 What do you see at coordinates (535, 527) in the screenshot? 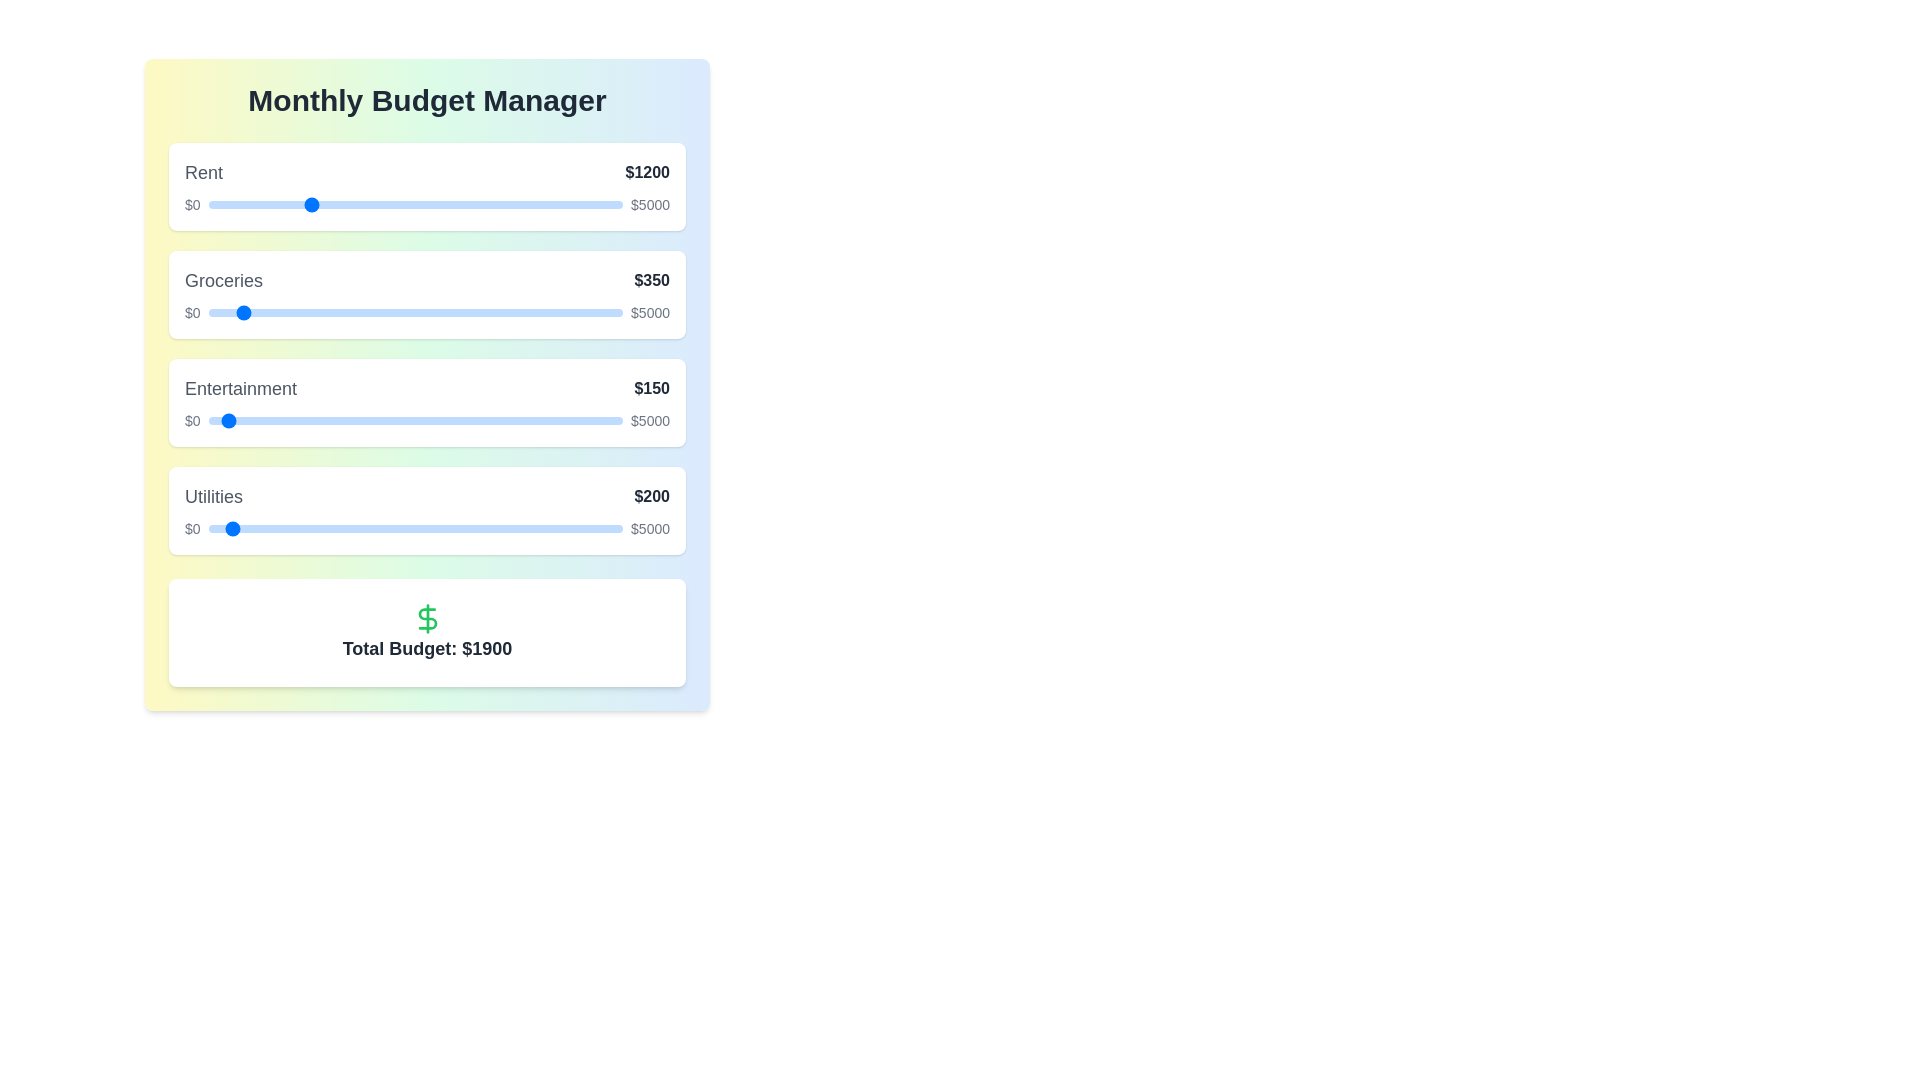
I see `the 'Utilities' slider` at bounding box center [535, 527].